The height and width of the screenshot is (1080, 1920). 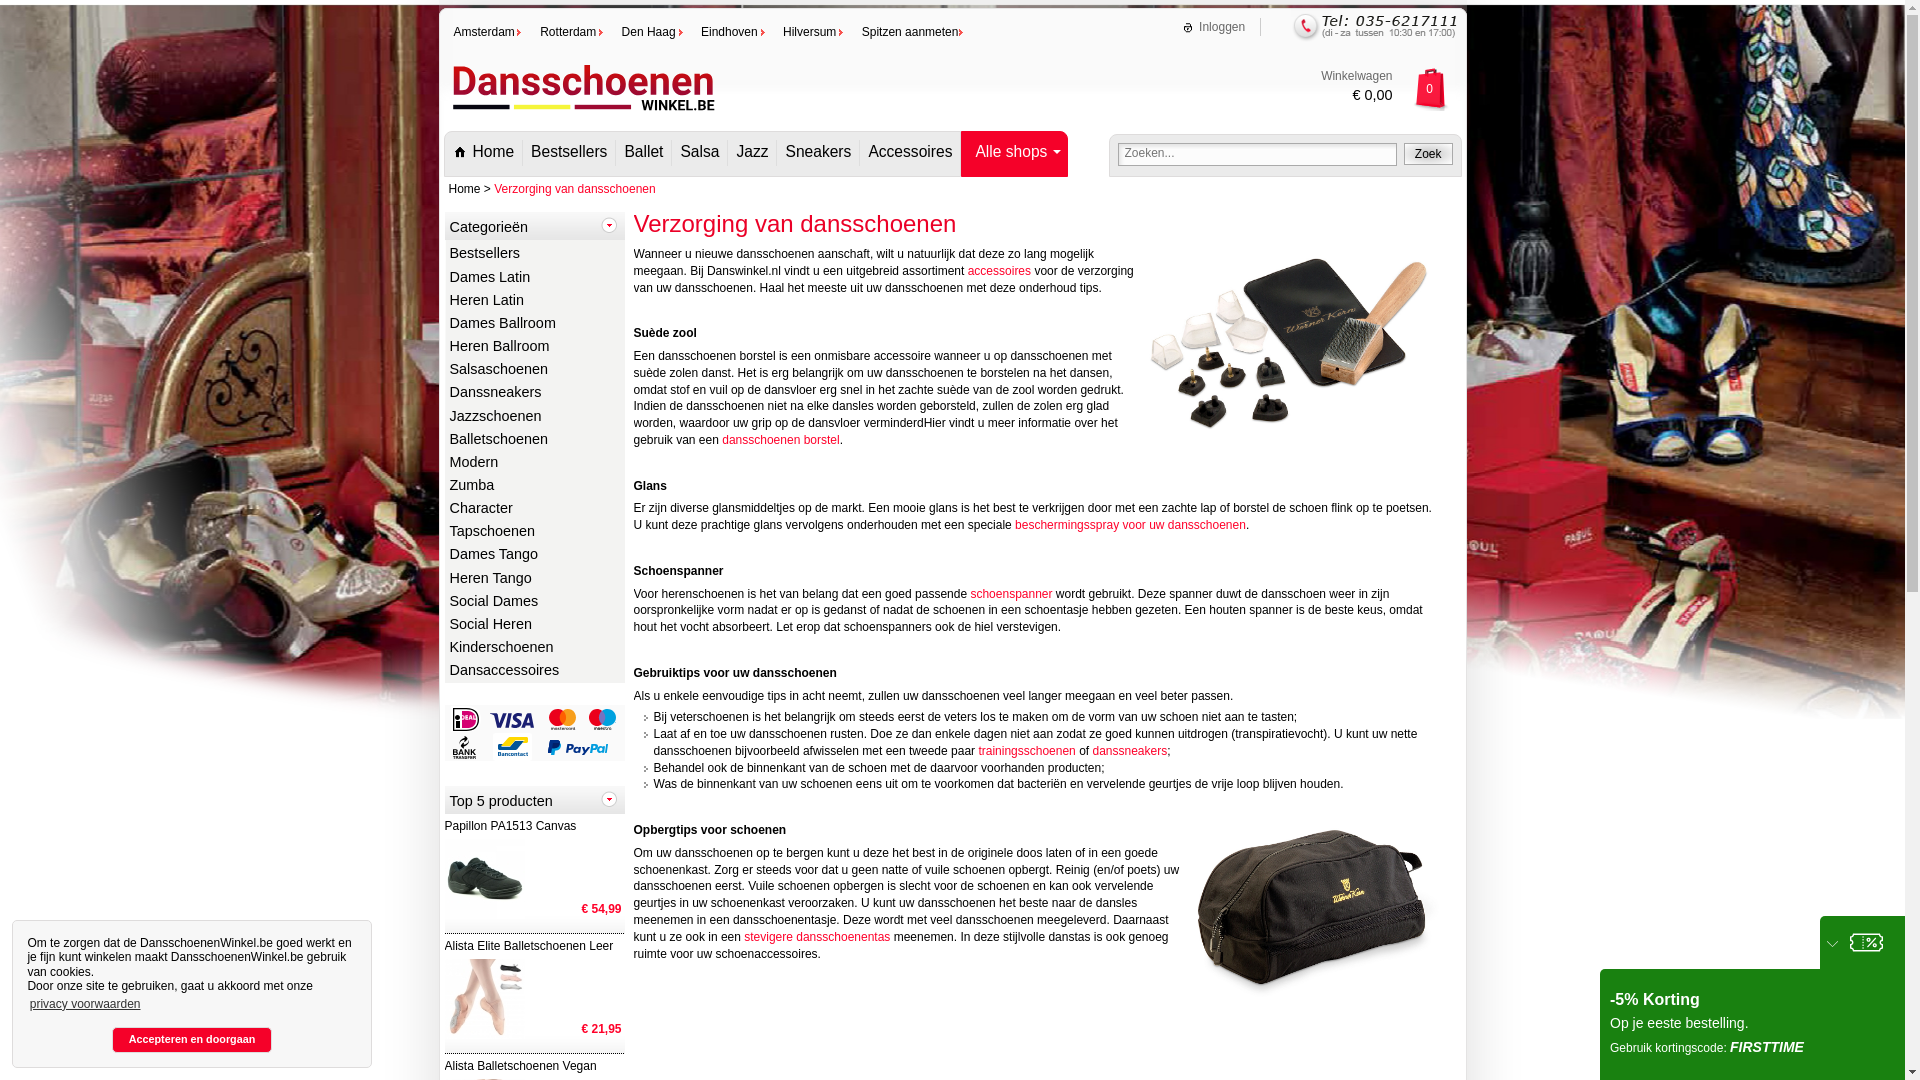 I want to click on 'Home', so click(x=464, y=189).